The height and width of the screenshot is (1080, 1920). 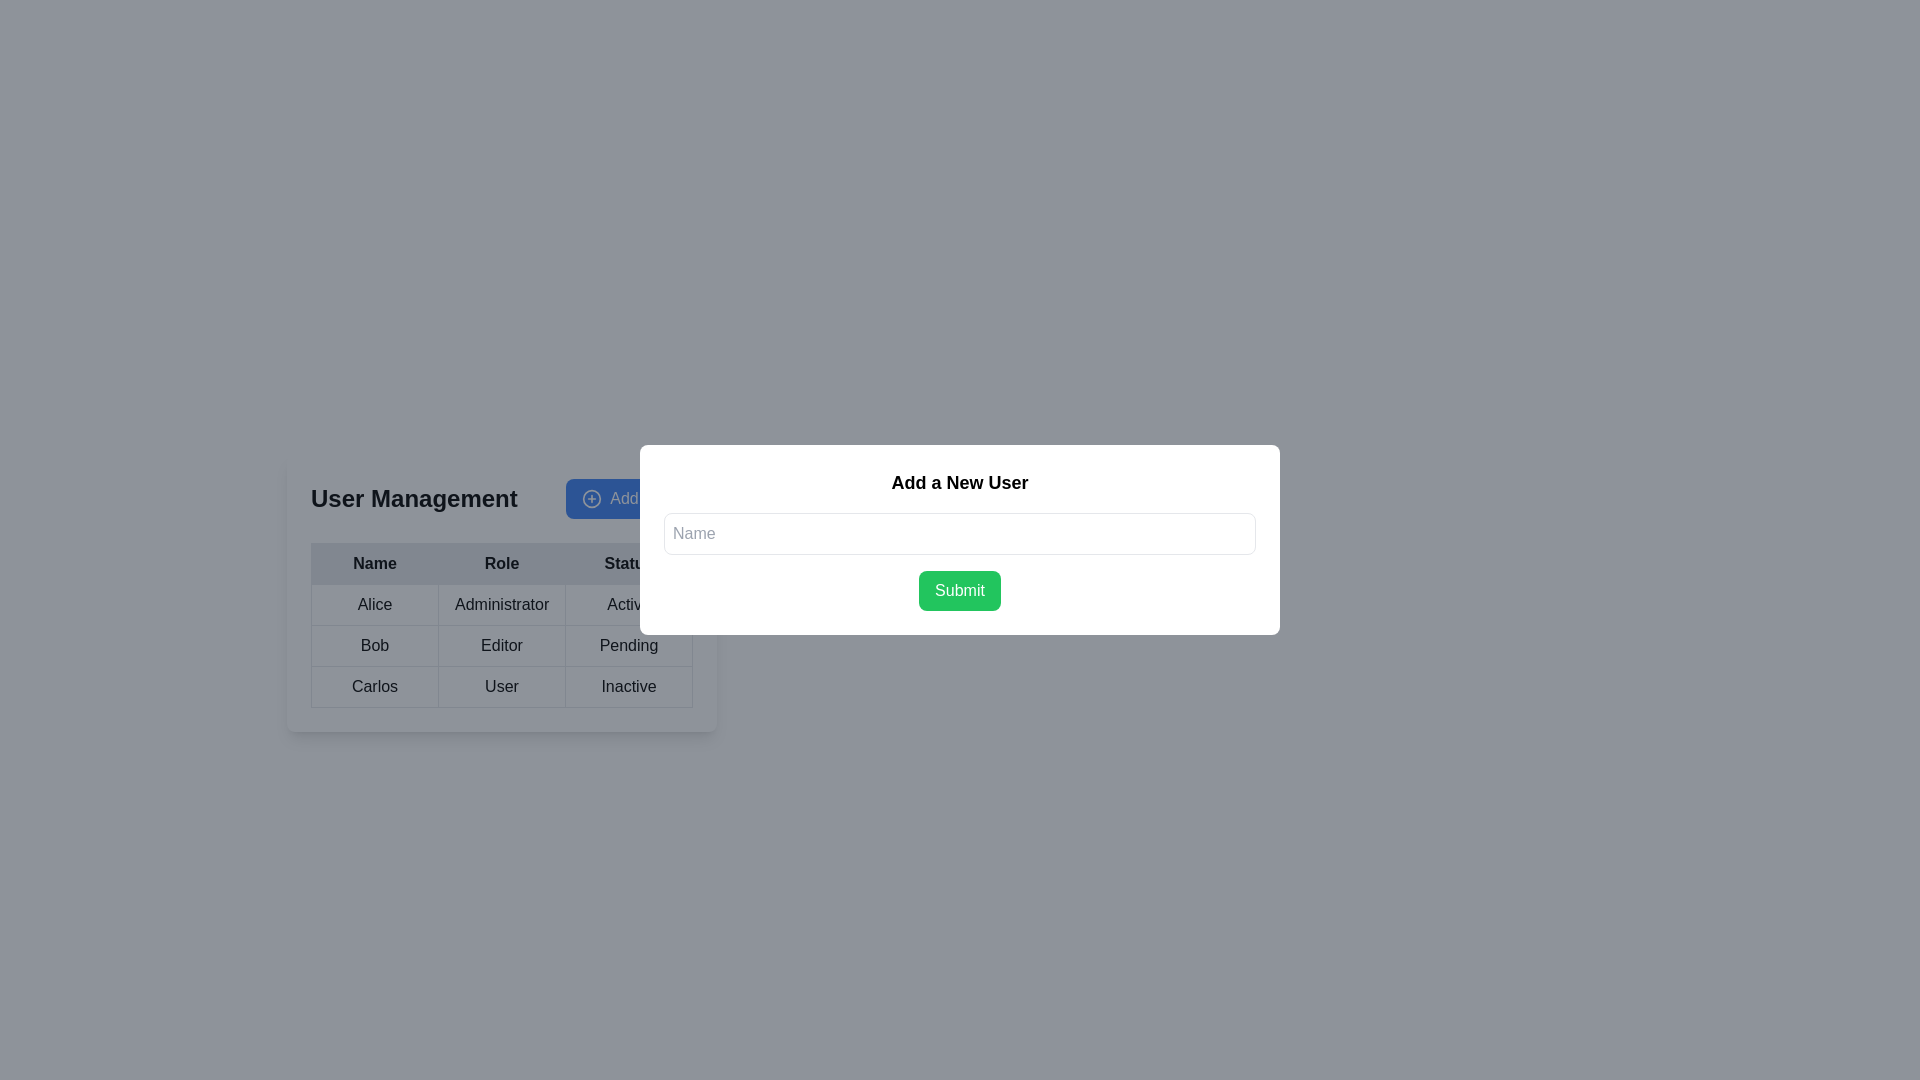 I want to click on the button used to add a new user, located to the right of the 'User Management' heading, so click(x=628, y=497).